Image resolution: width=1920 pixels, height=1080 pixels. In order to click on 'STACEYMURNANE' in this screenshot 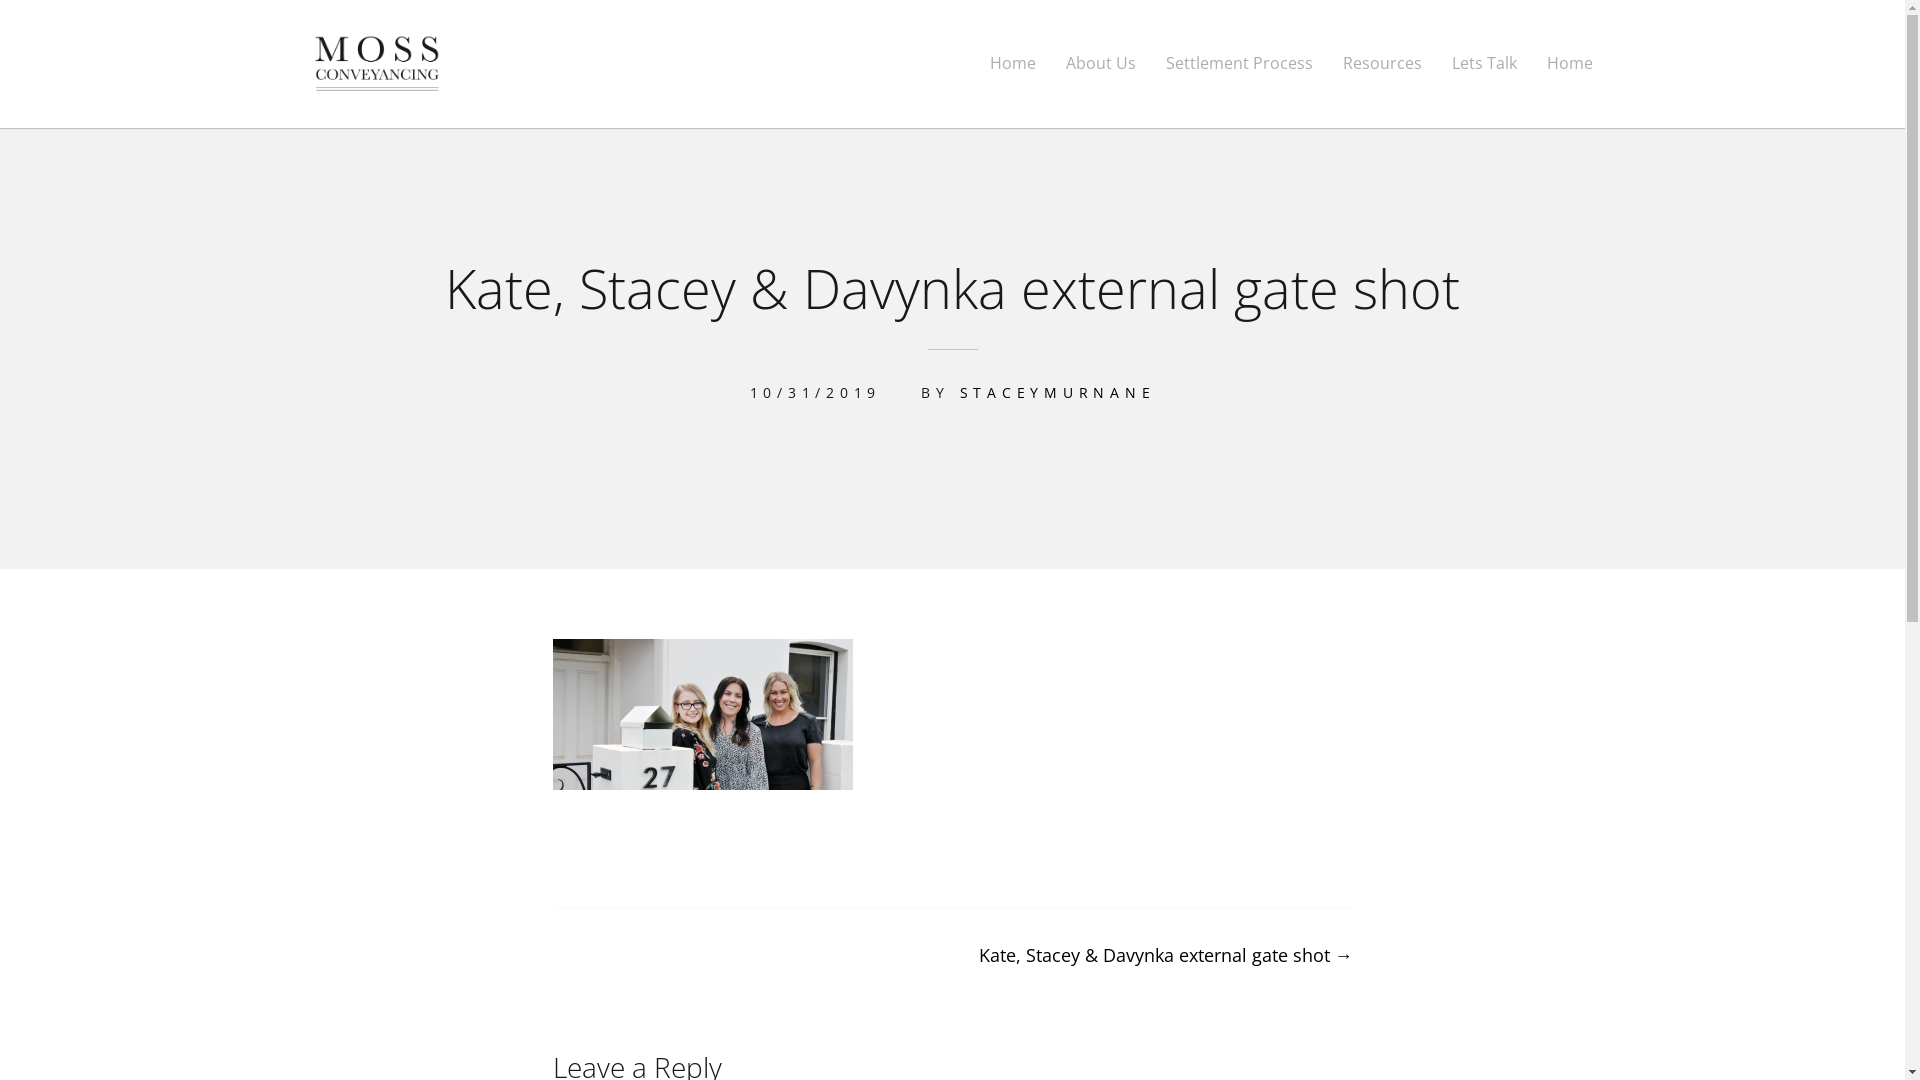, I will do `click(1056, 392)`.